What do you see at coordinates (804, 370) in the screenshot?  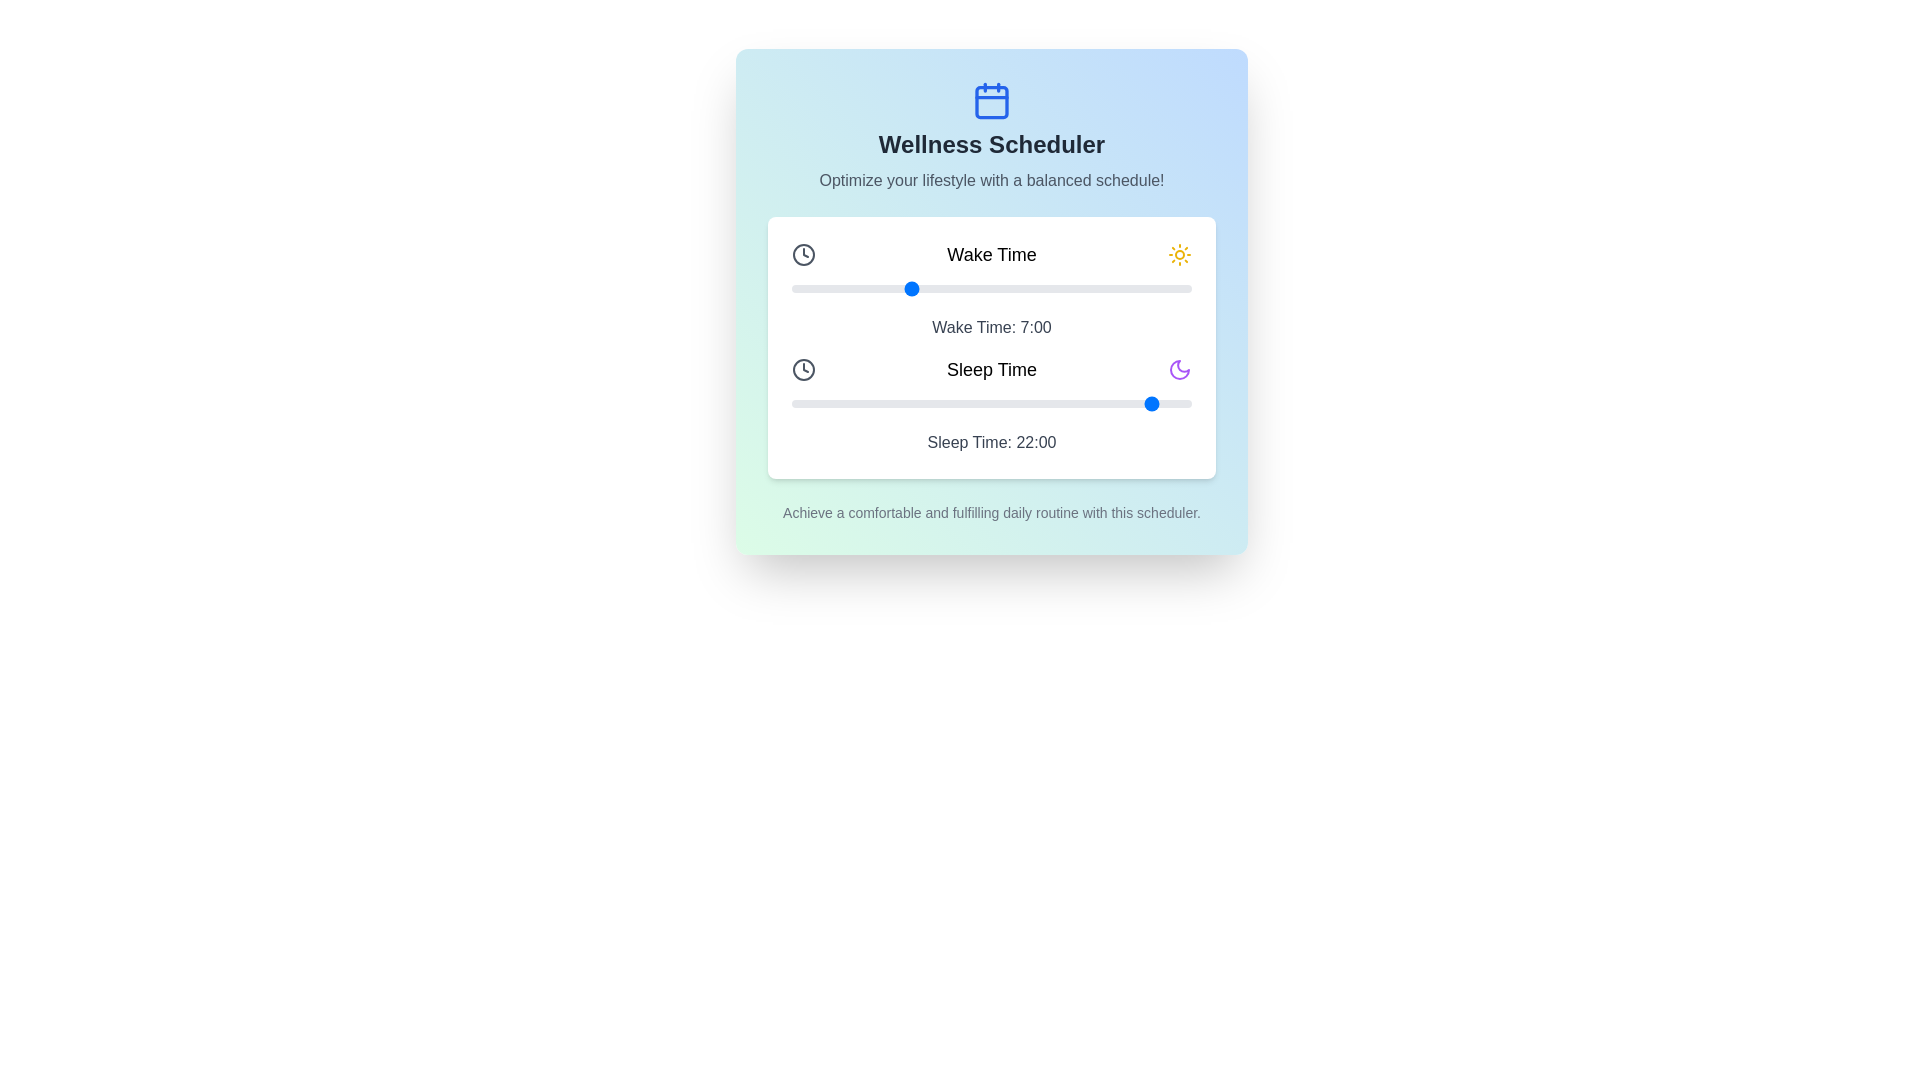 I see `the black and white clock icon located to the left of the 'Sleep Time' label by moving the mouse pointer to it` at bounding box center [804, 370].